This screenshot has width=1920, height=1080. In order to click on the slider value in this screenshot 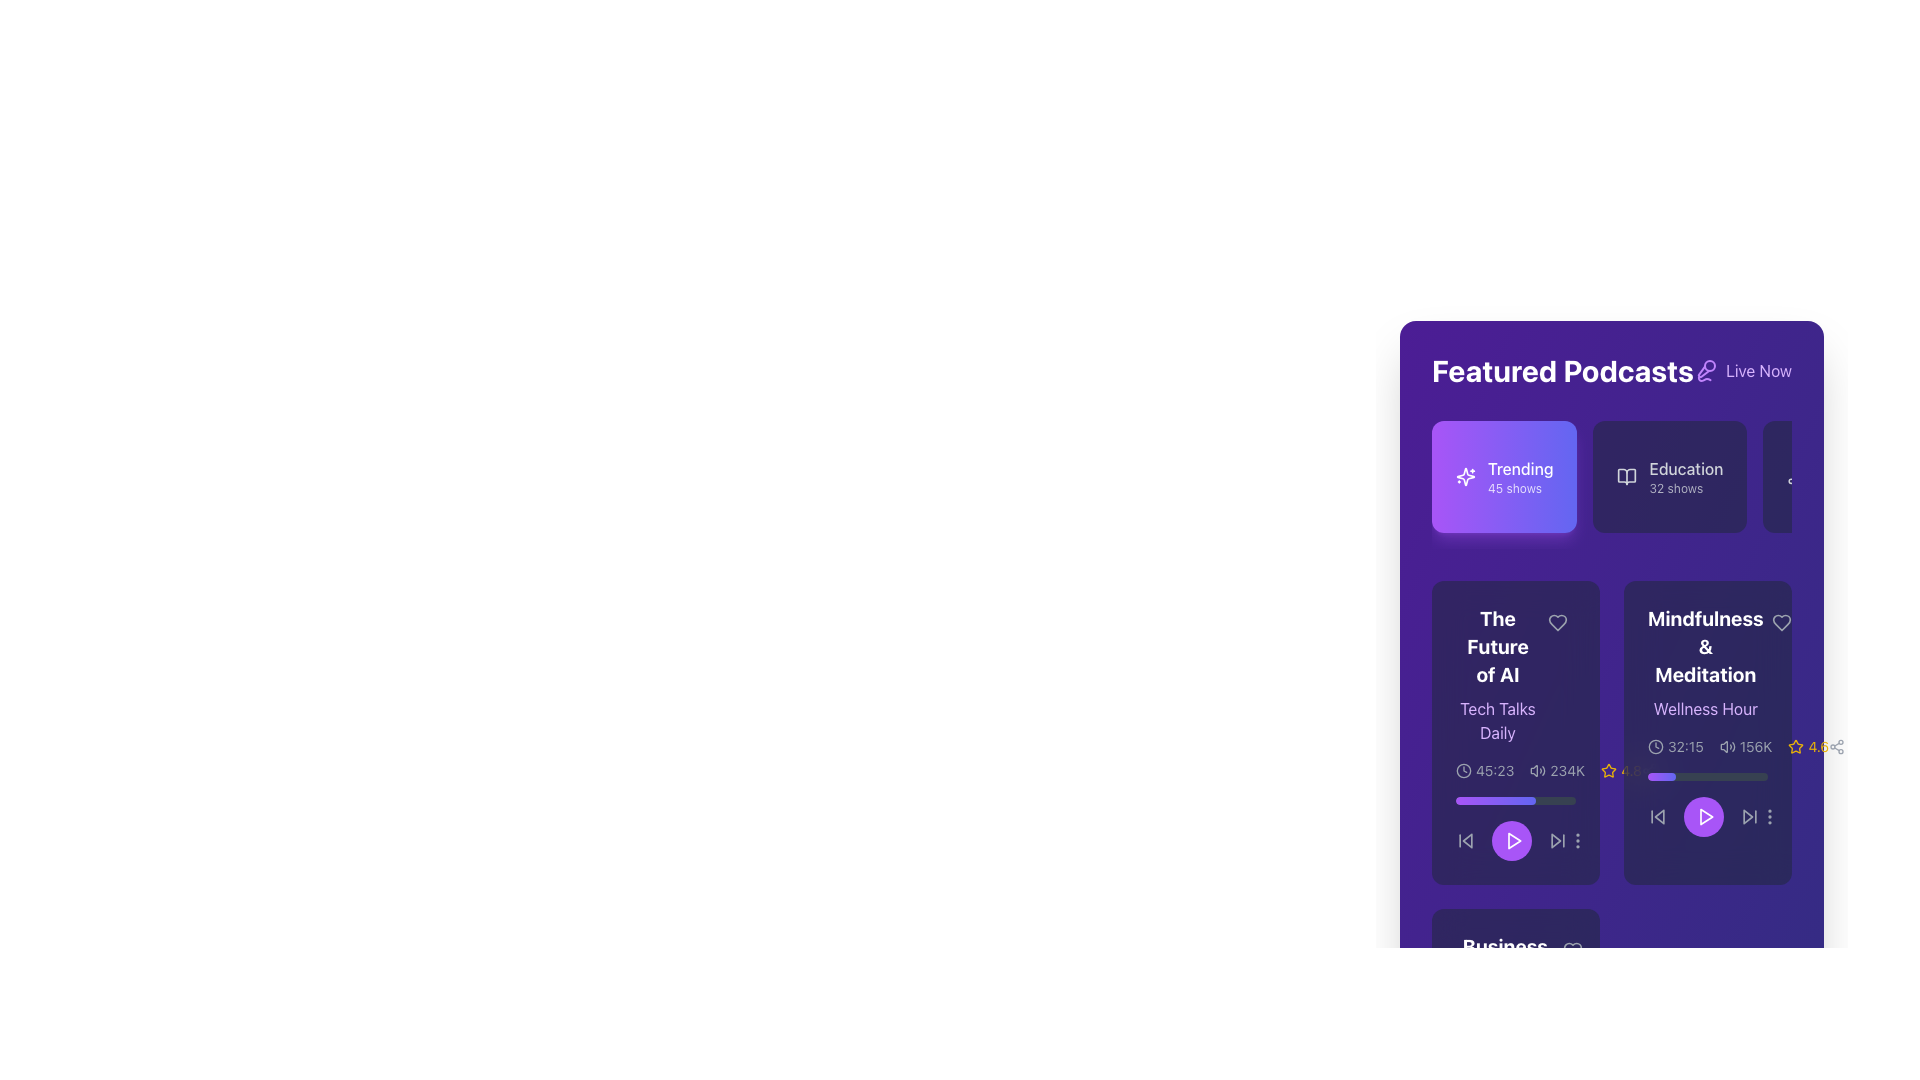, I will do `click(1468, 800)`.